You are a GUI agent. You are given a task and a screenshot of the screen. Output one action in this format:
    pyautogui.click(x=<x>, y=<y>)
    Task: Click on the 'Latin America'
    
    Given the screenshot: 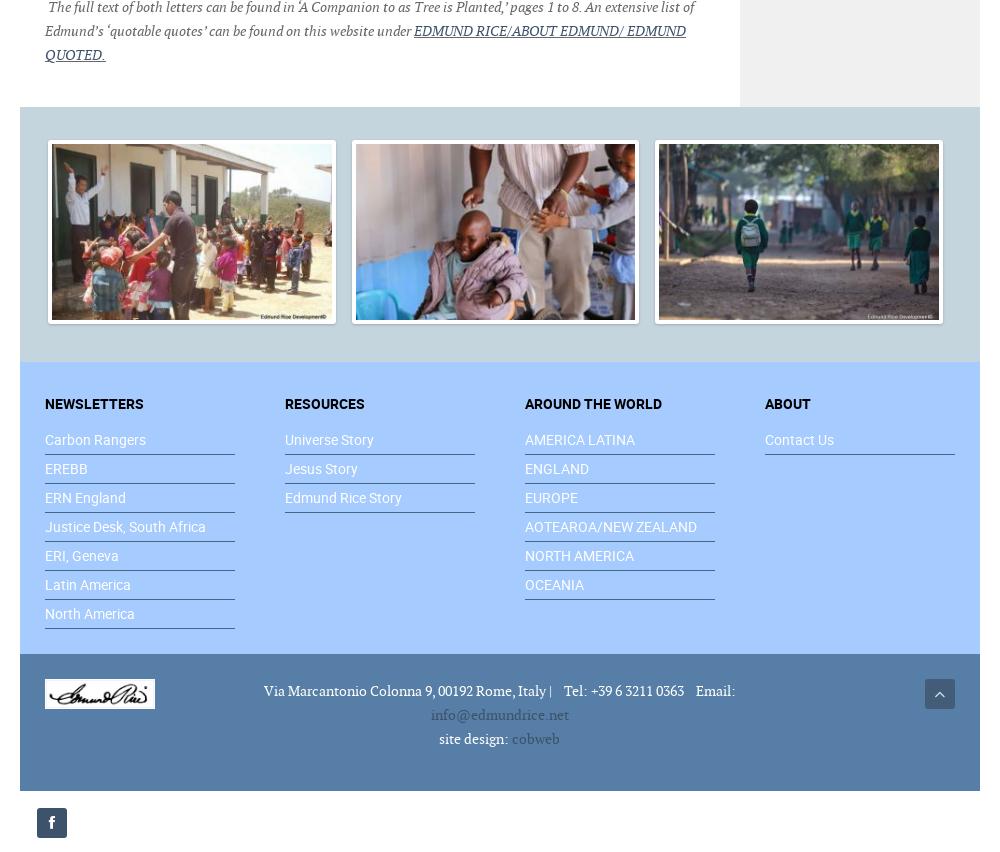 What is the action you would take?
    pyautogui.click(x=87, y=582)
    